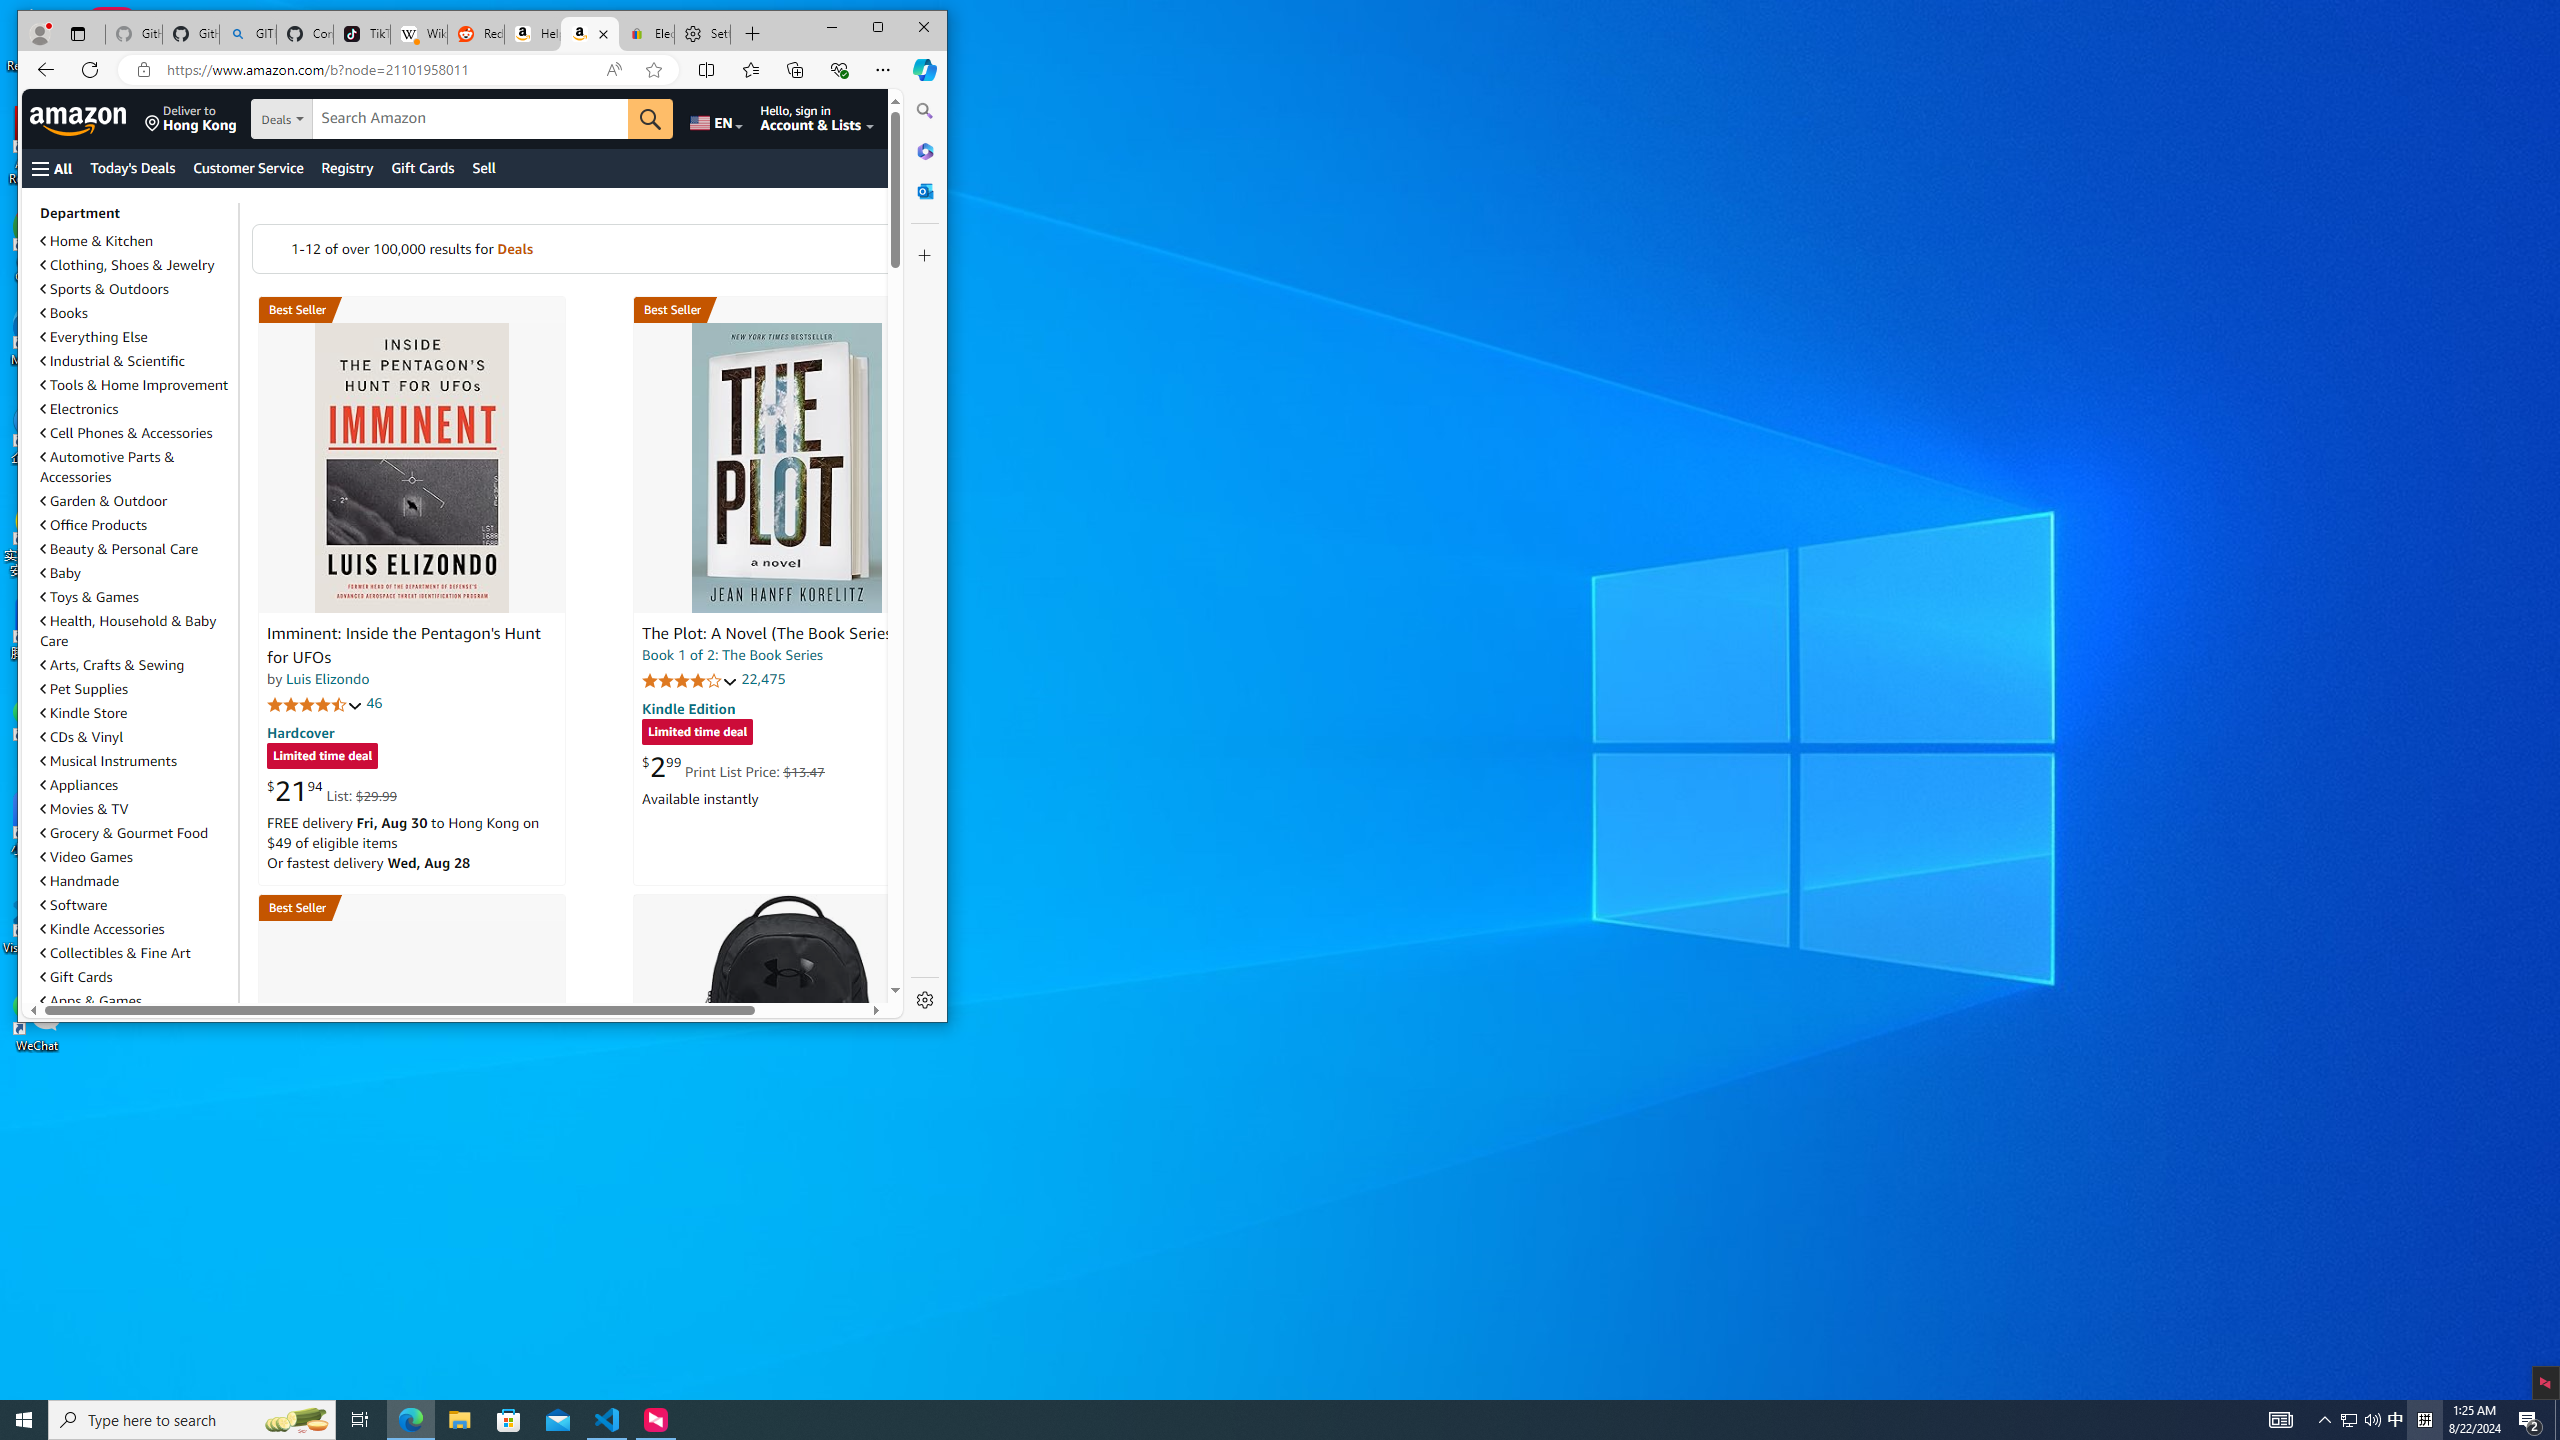 The image size is (2560, 1440). Describe the element at coordinates (81, 736) in the screenshot. I see `'CDs & Vinyl'` at that location.